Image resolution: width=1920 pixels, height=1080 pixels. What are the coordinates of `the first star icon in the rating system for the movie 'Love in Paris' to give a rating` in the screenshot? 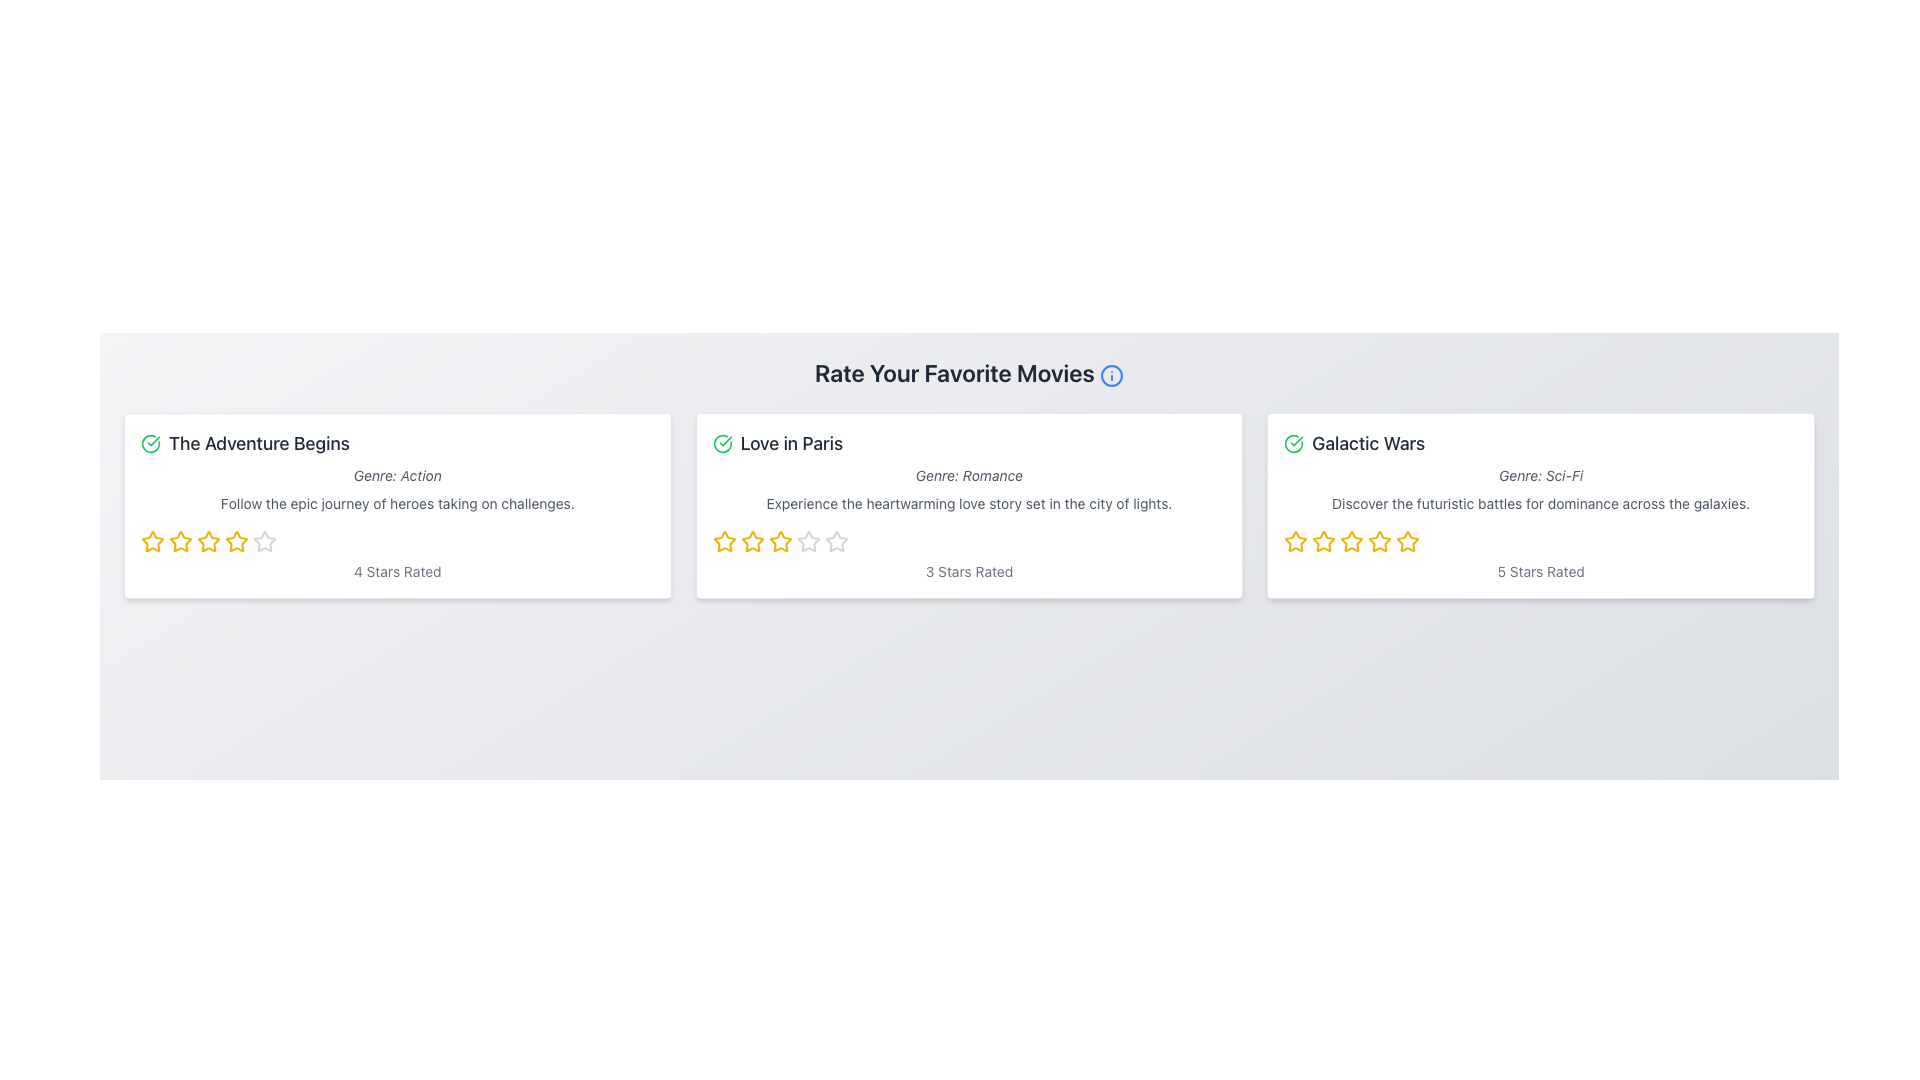 It's located at (723, 541).